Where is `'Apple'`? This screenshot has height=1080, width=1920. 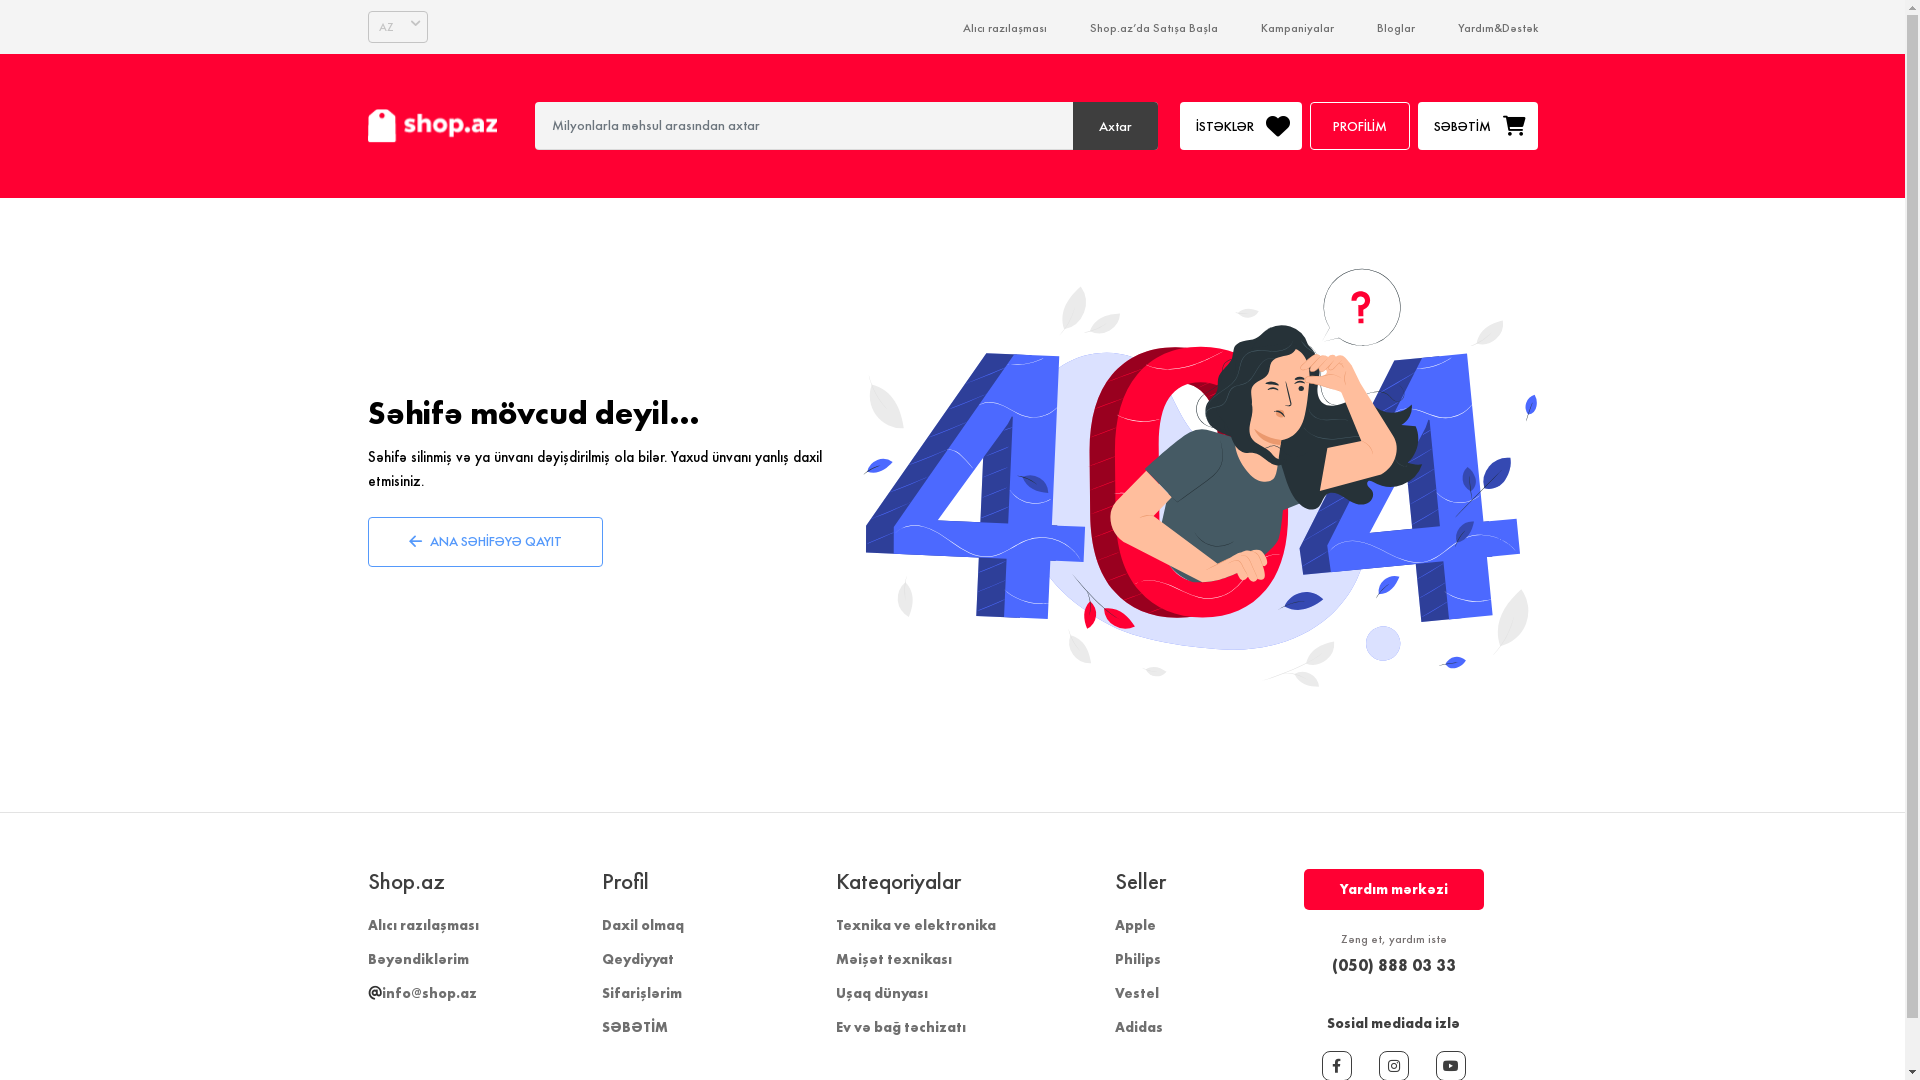 'Apple' is located at coordinates (1112, 925).